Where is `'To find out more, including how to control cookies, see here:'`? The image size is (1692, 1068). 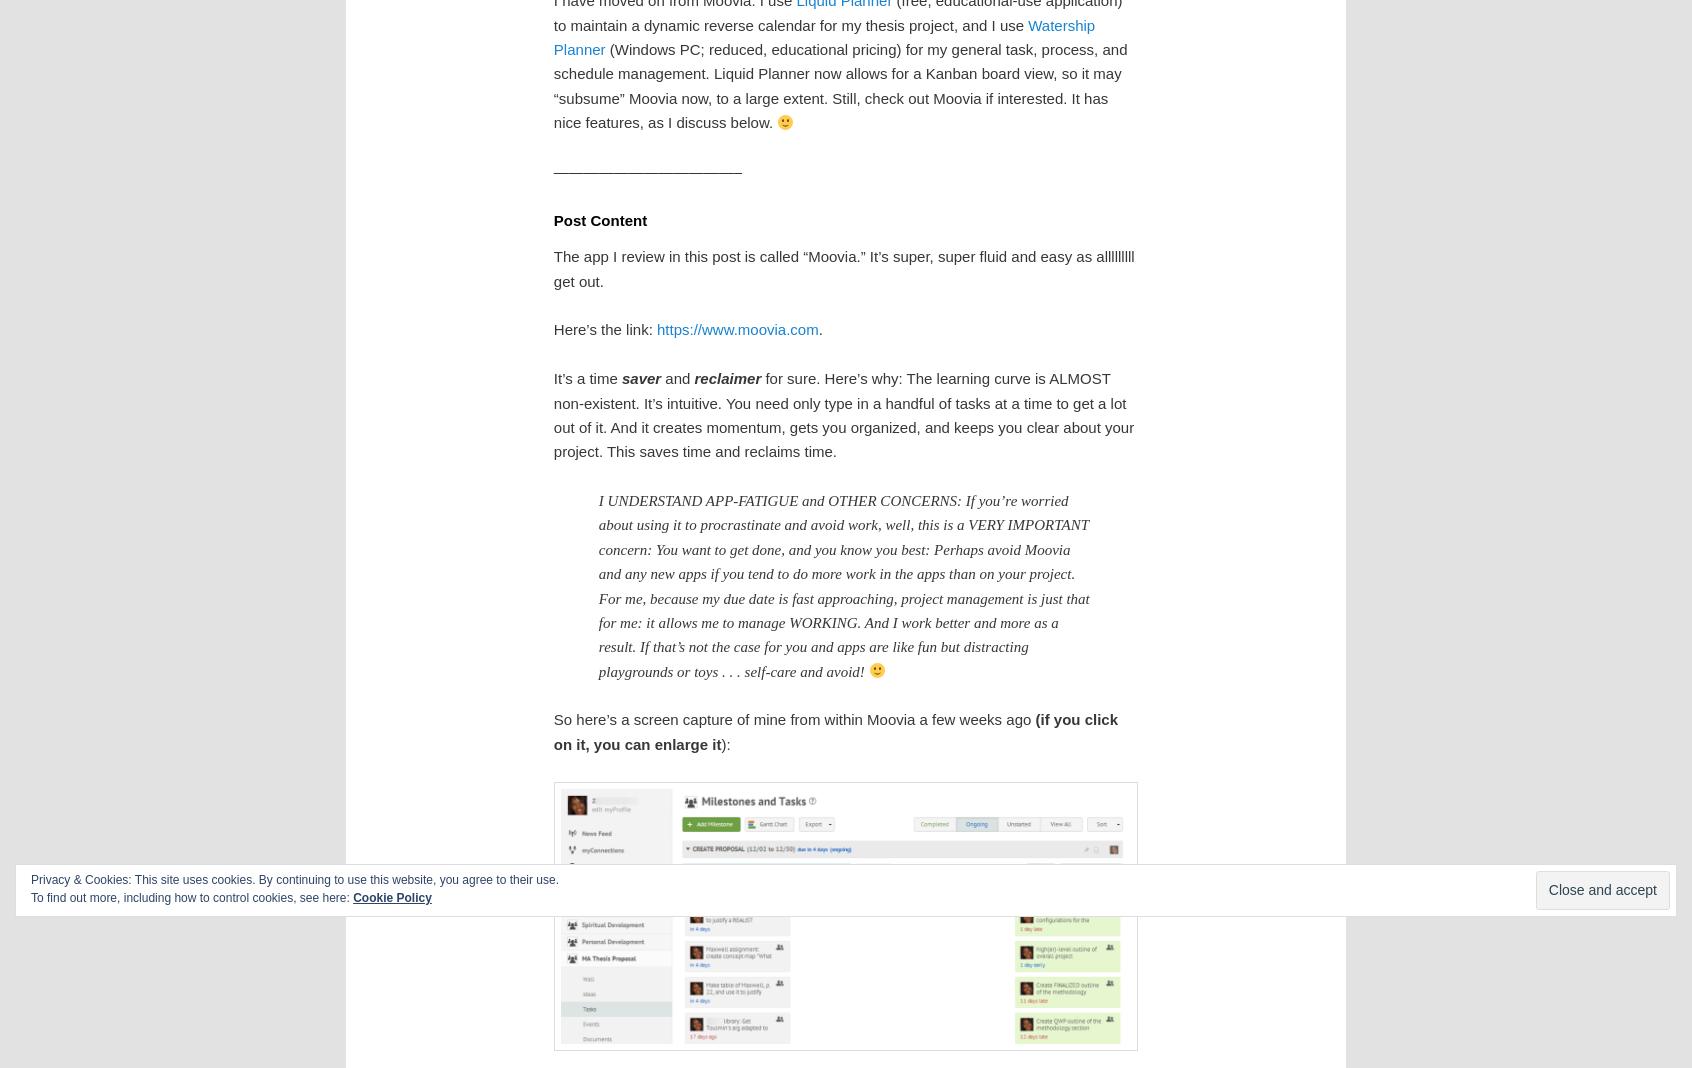 'To find out more, including how to control cookies, see here:' is located at coordinates (29, 896).